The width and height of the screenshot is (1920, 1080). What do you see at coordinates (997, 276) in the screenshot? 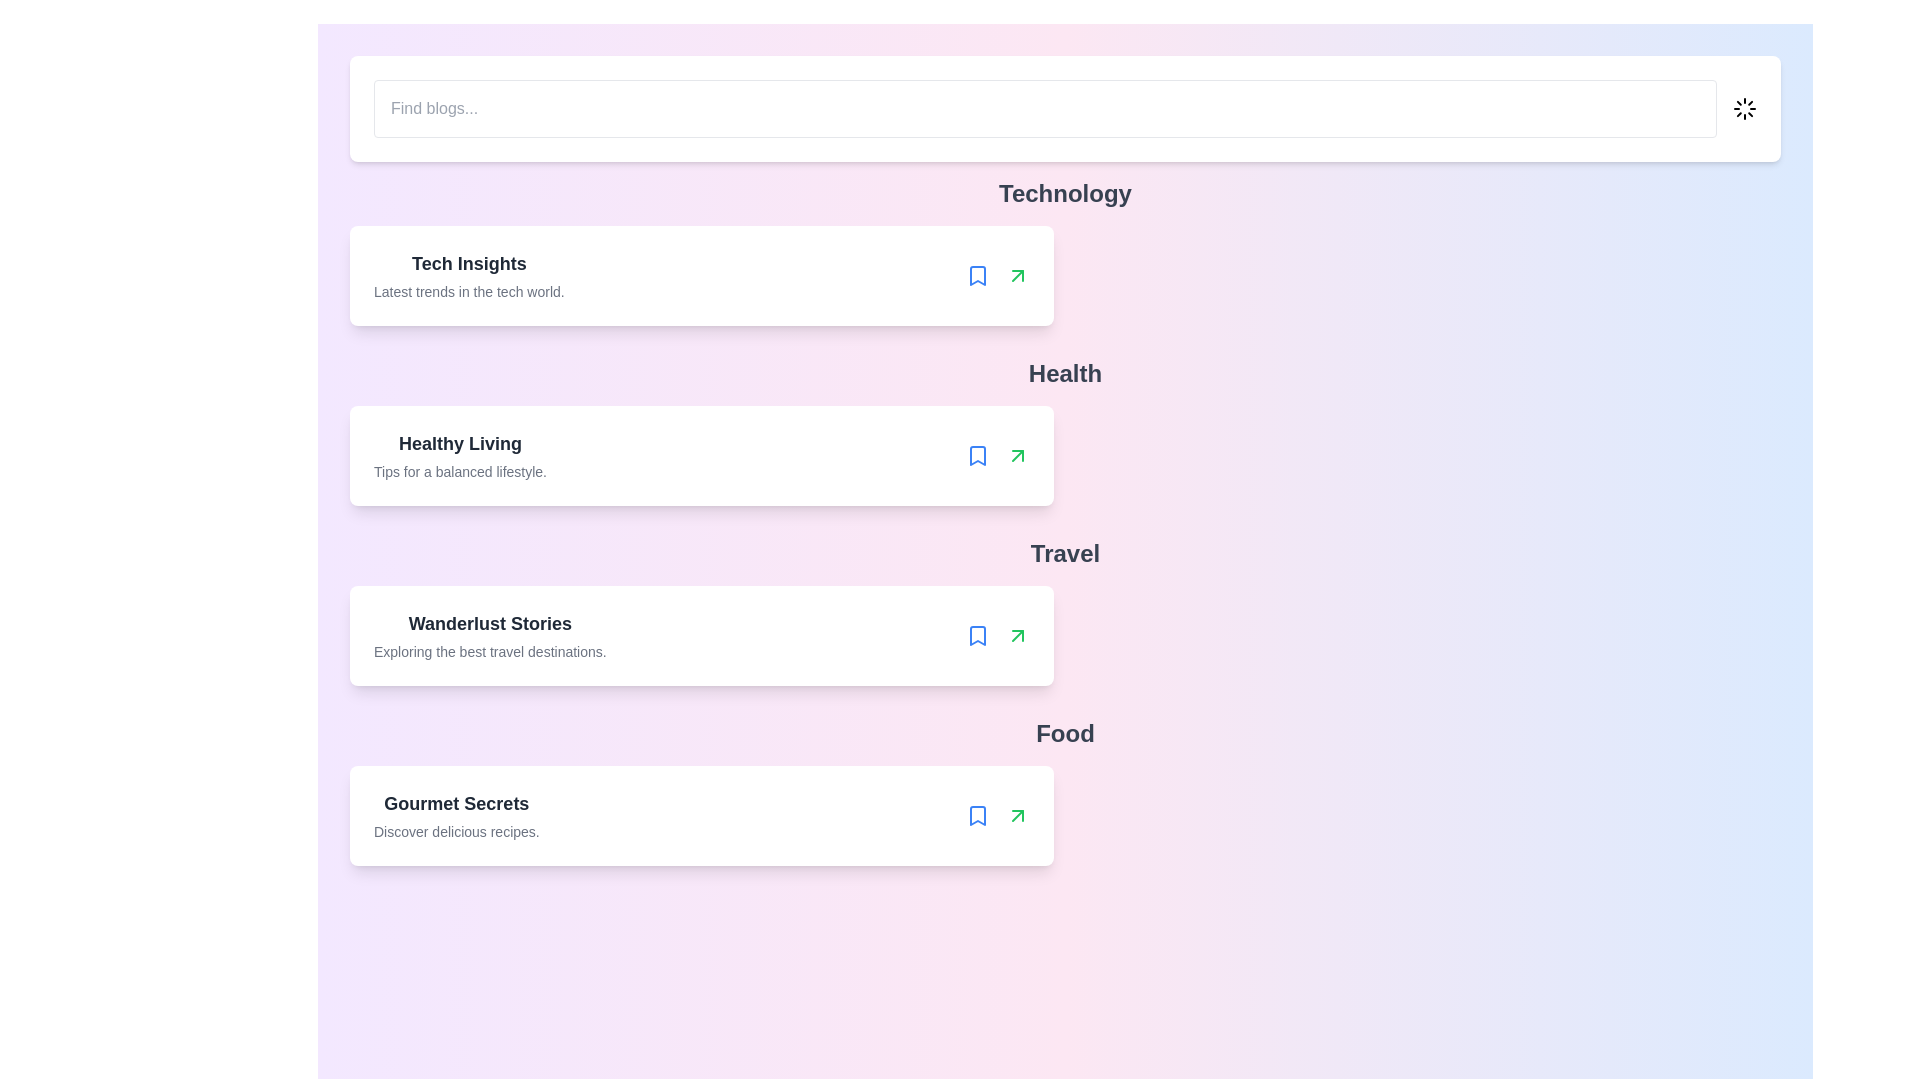
I see `the bookmark icon in the 'Tech Insights' card under the 'Technology' section` at bounding box center [997, 276].